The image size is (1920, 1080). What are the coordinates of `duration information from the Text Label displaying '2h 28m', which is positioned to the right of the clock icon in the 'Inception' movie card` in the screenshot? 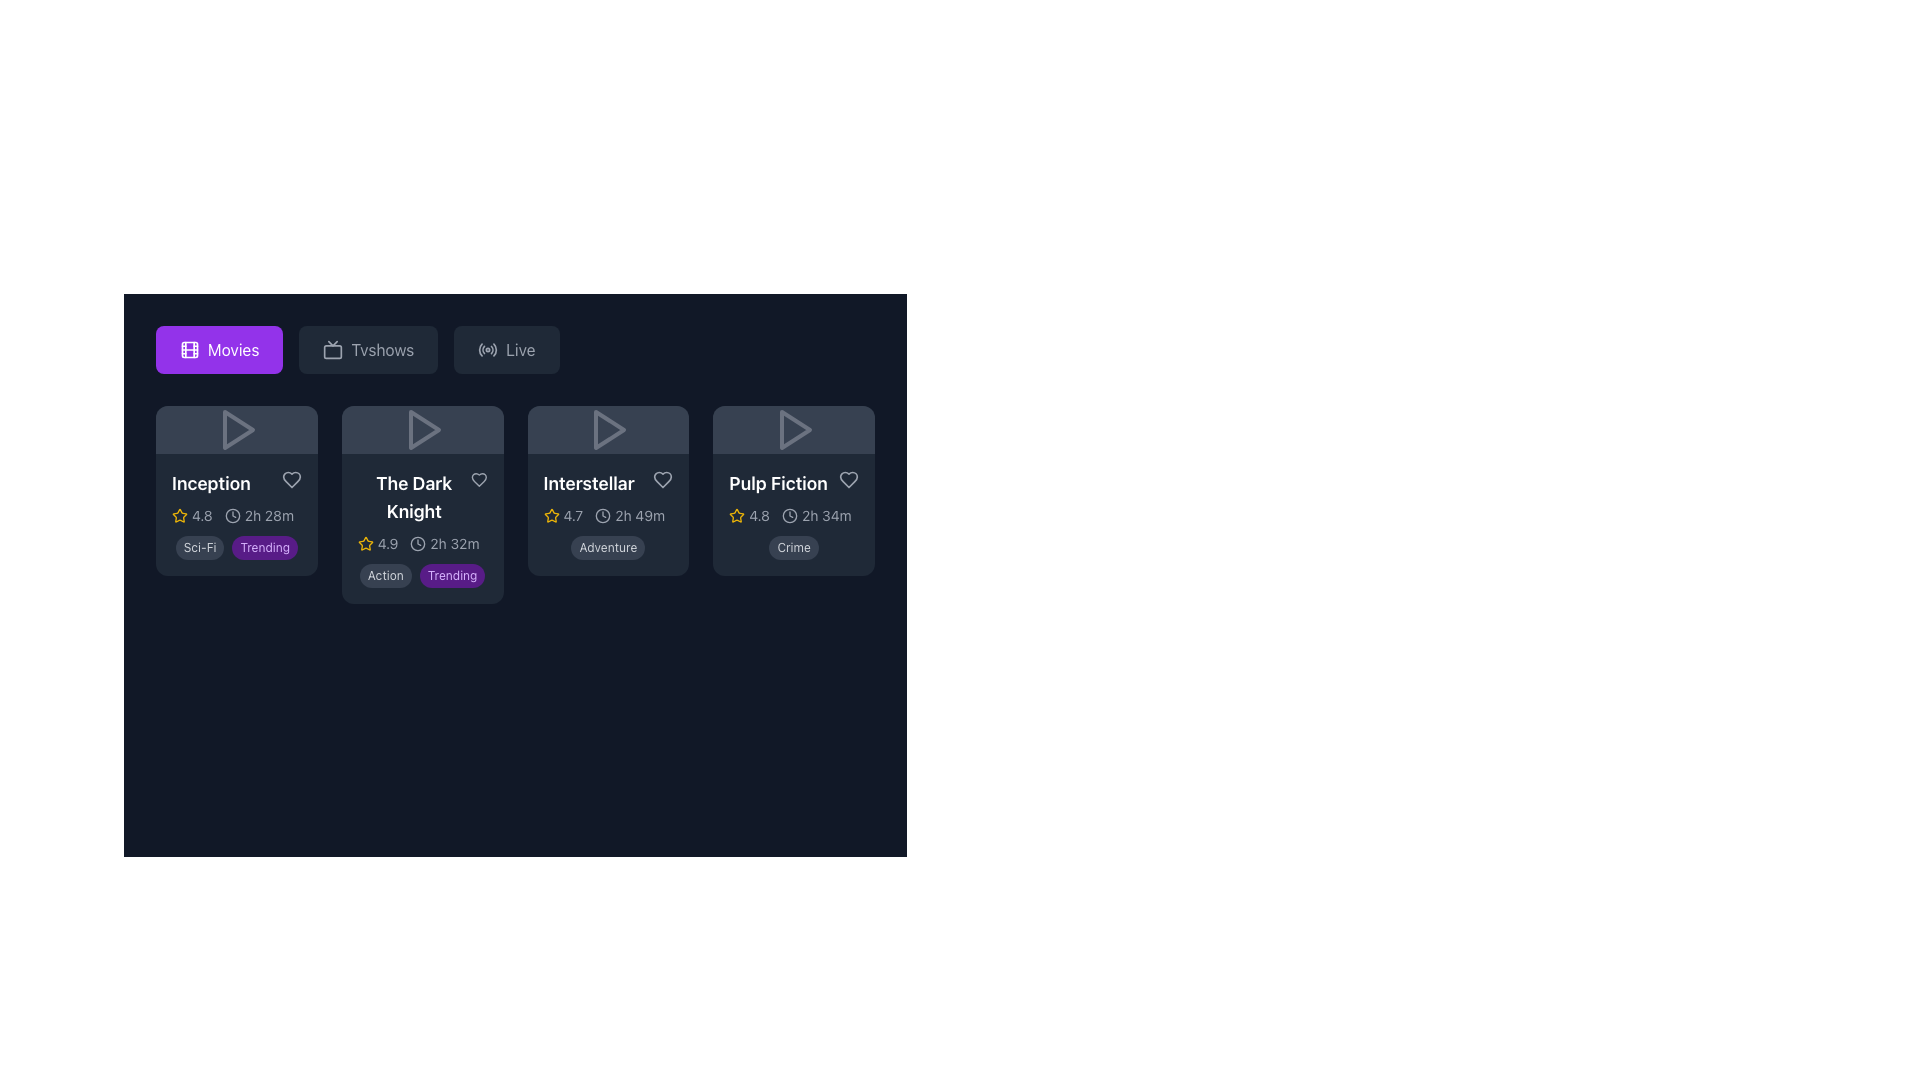 It's located at (268, 515).